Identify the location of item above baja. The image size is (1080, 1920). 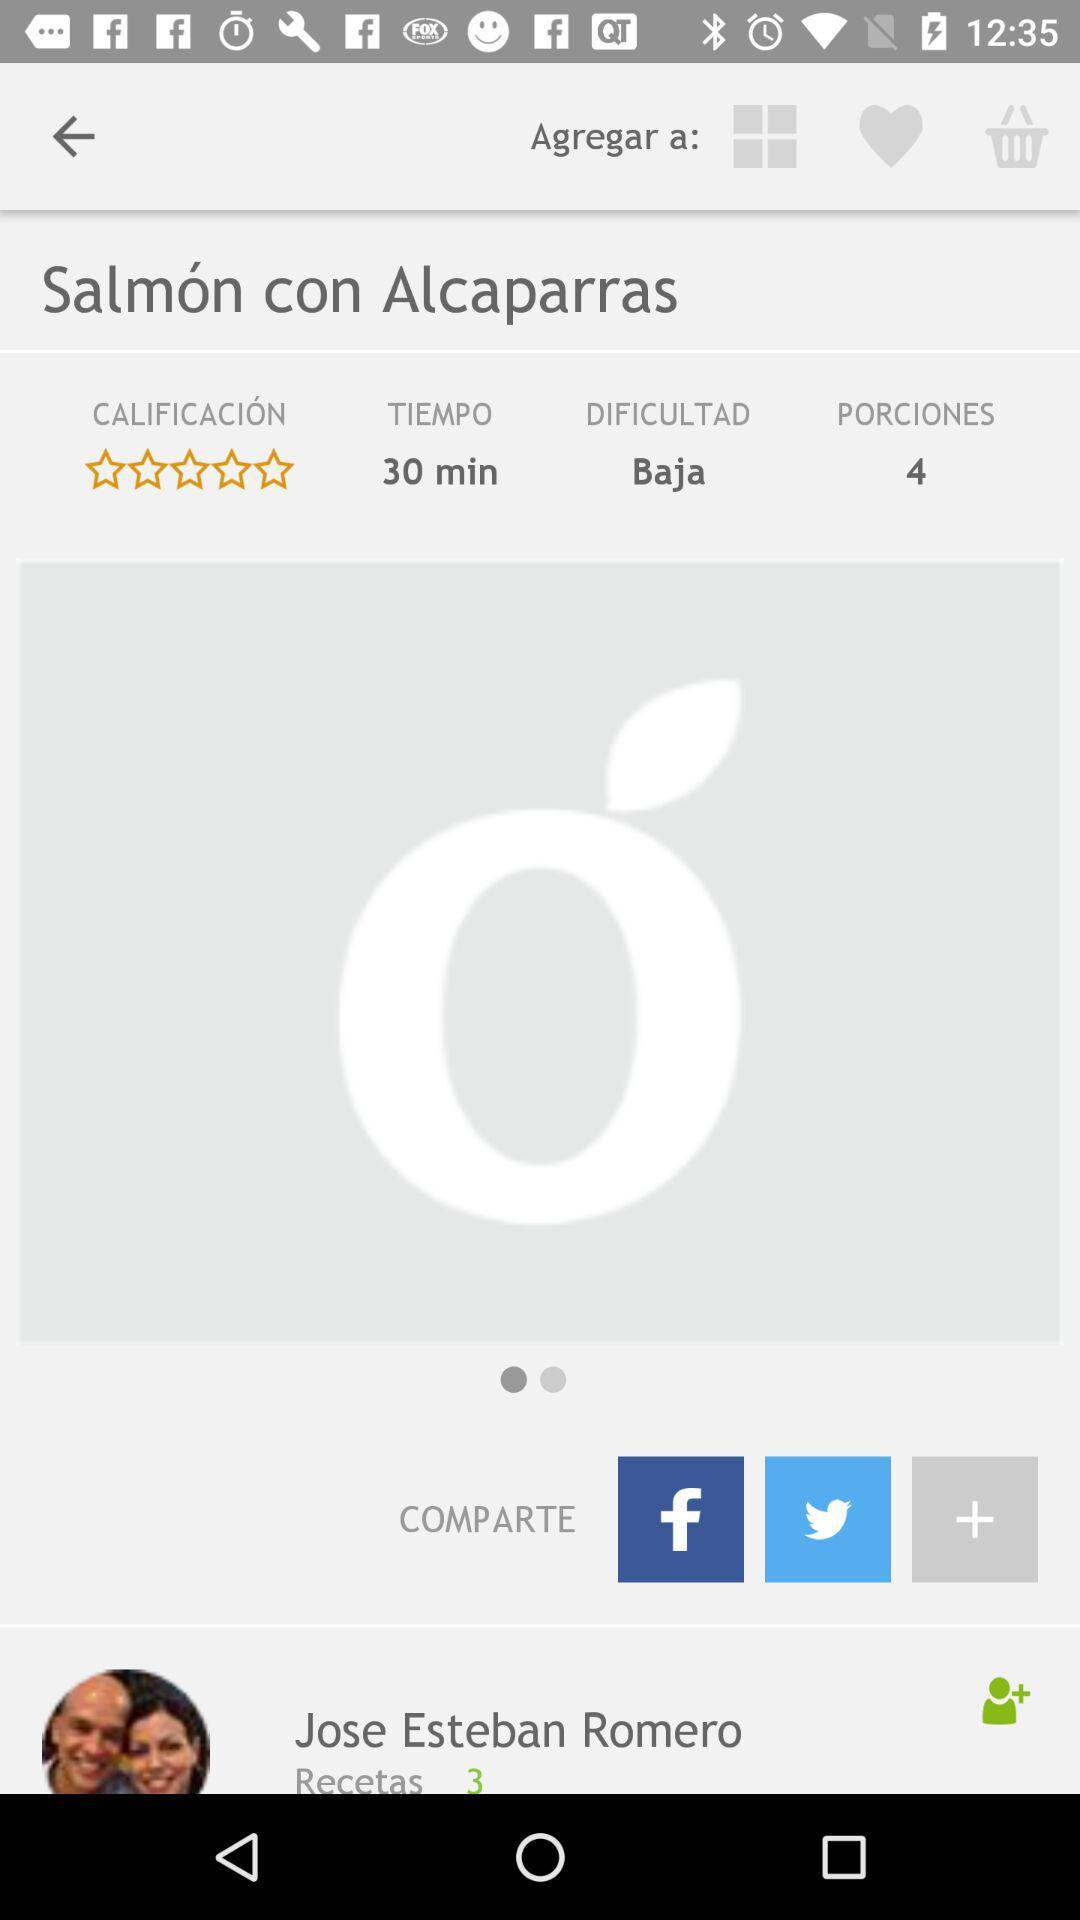
(668, 420).